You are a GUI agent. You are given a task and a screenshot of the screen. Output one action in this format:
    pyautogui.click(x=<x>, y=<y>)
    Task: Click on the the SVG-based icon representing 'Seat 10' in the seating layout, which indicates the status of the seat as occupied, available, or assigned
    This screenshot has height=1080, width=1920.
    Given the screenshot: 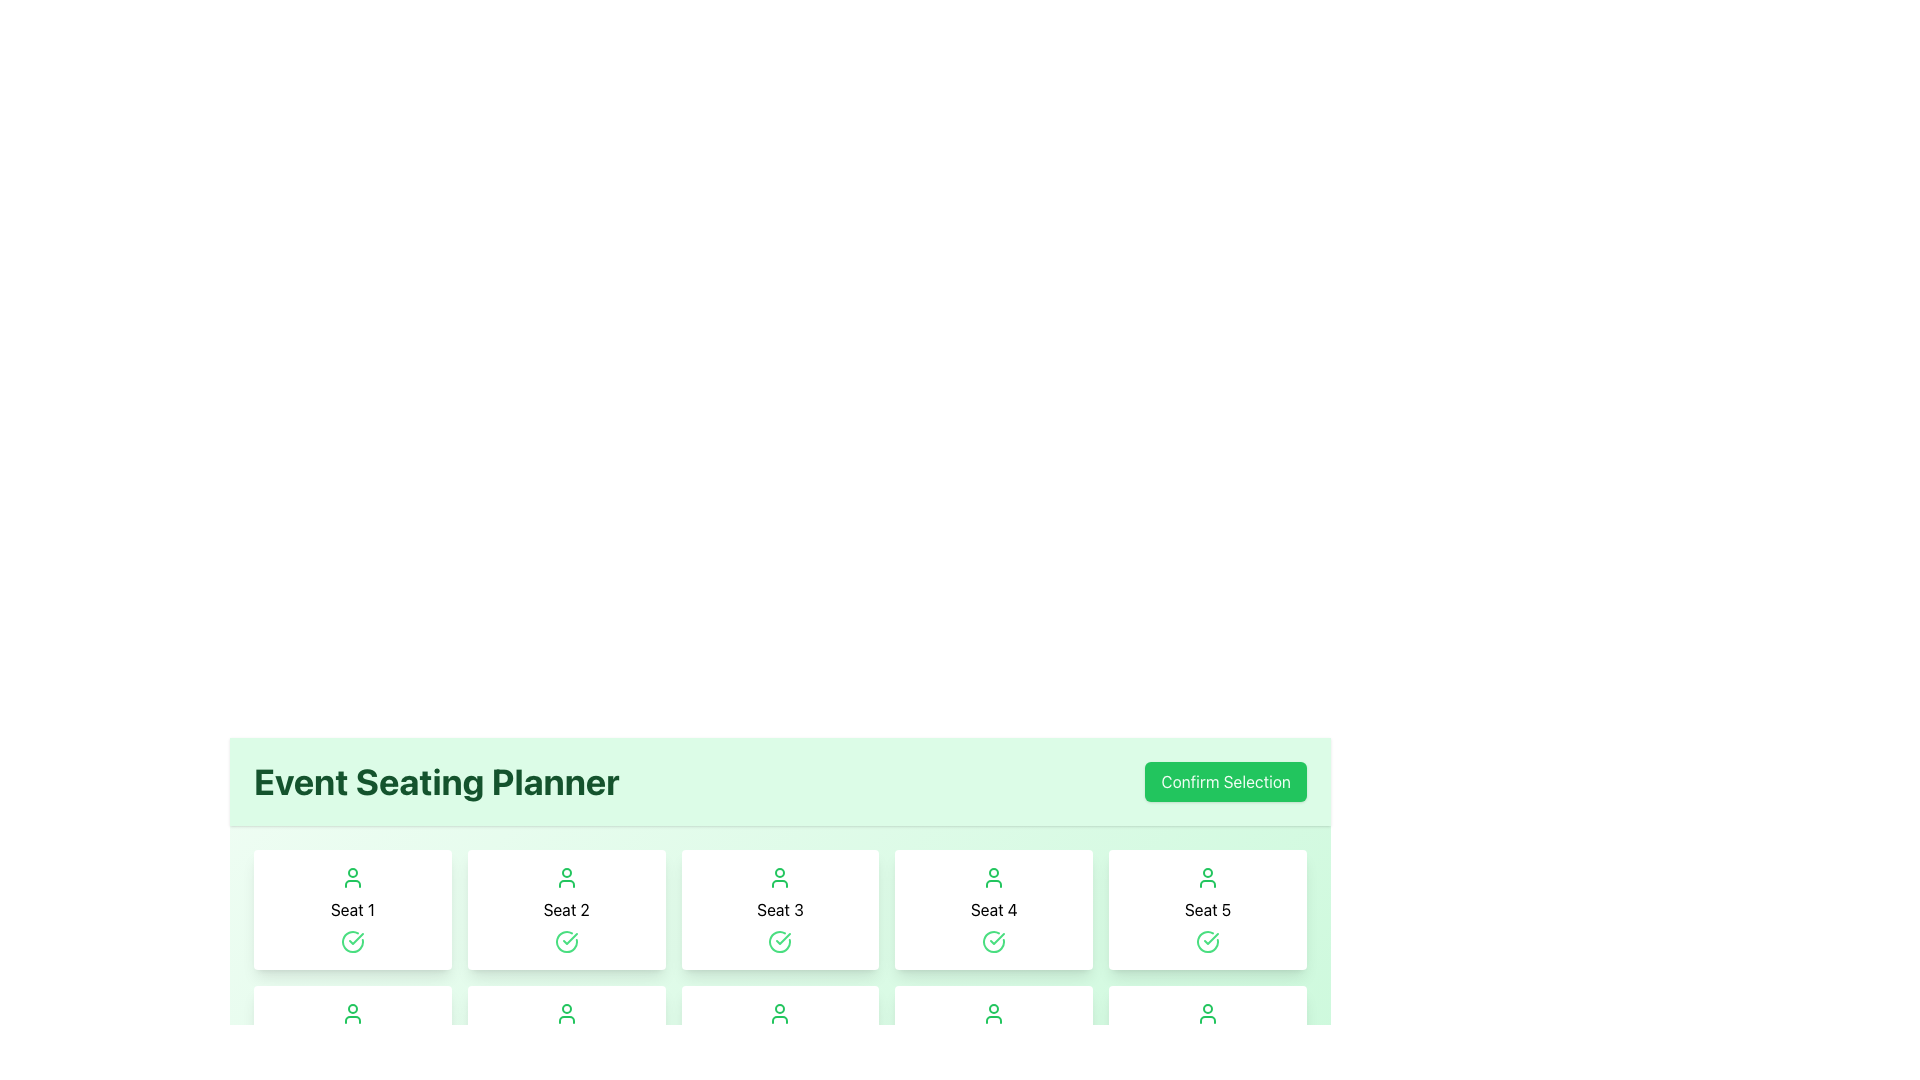 What is the action you would take?
    pyautogui.click(x=1207, y=1014)
    